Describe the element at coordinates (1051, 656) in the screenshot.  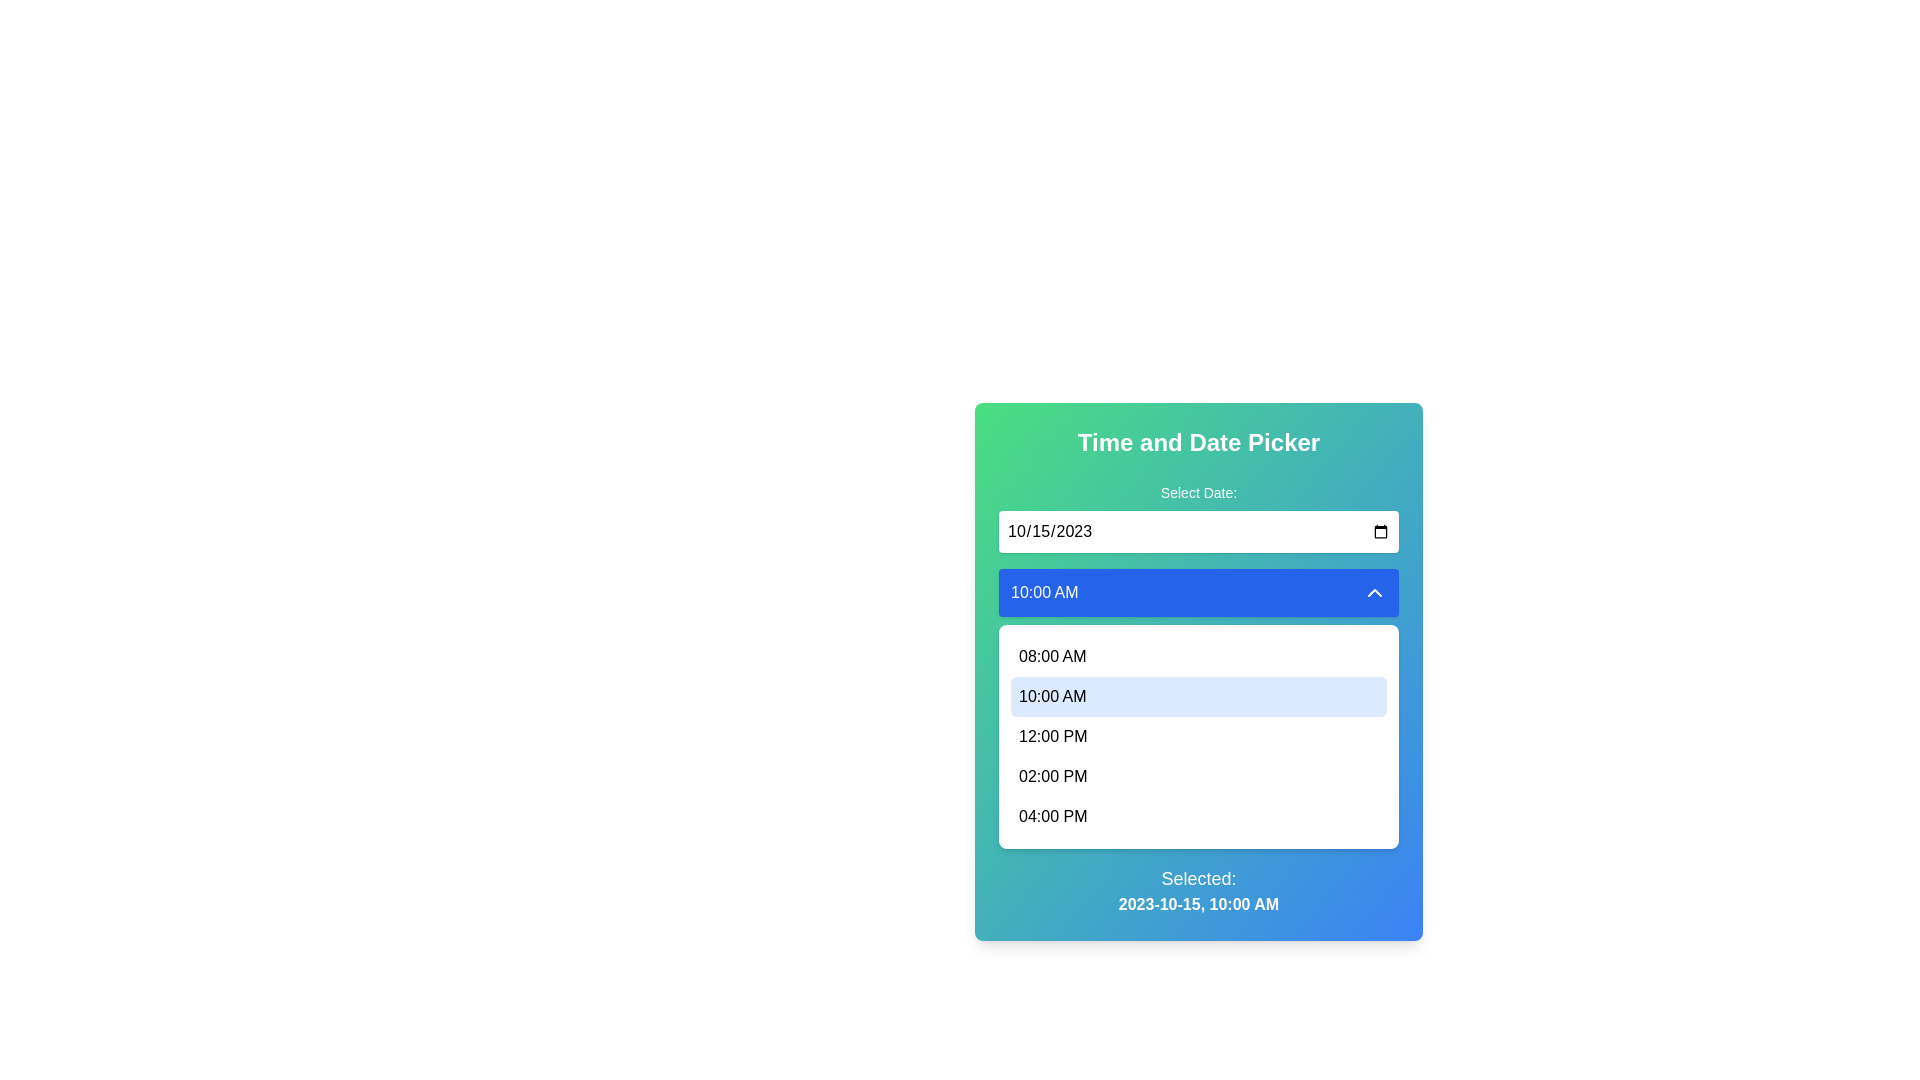
I see `the first option '08:00 AM' in the dropdown time picker` at that location.